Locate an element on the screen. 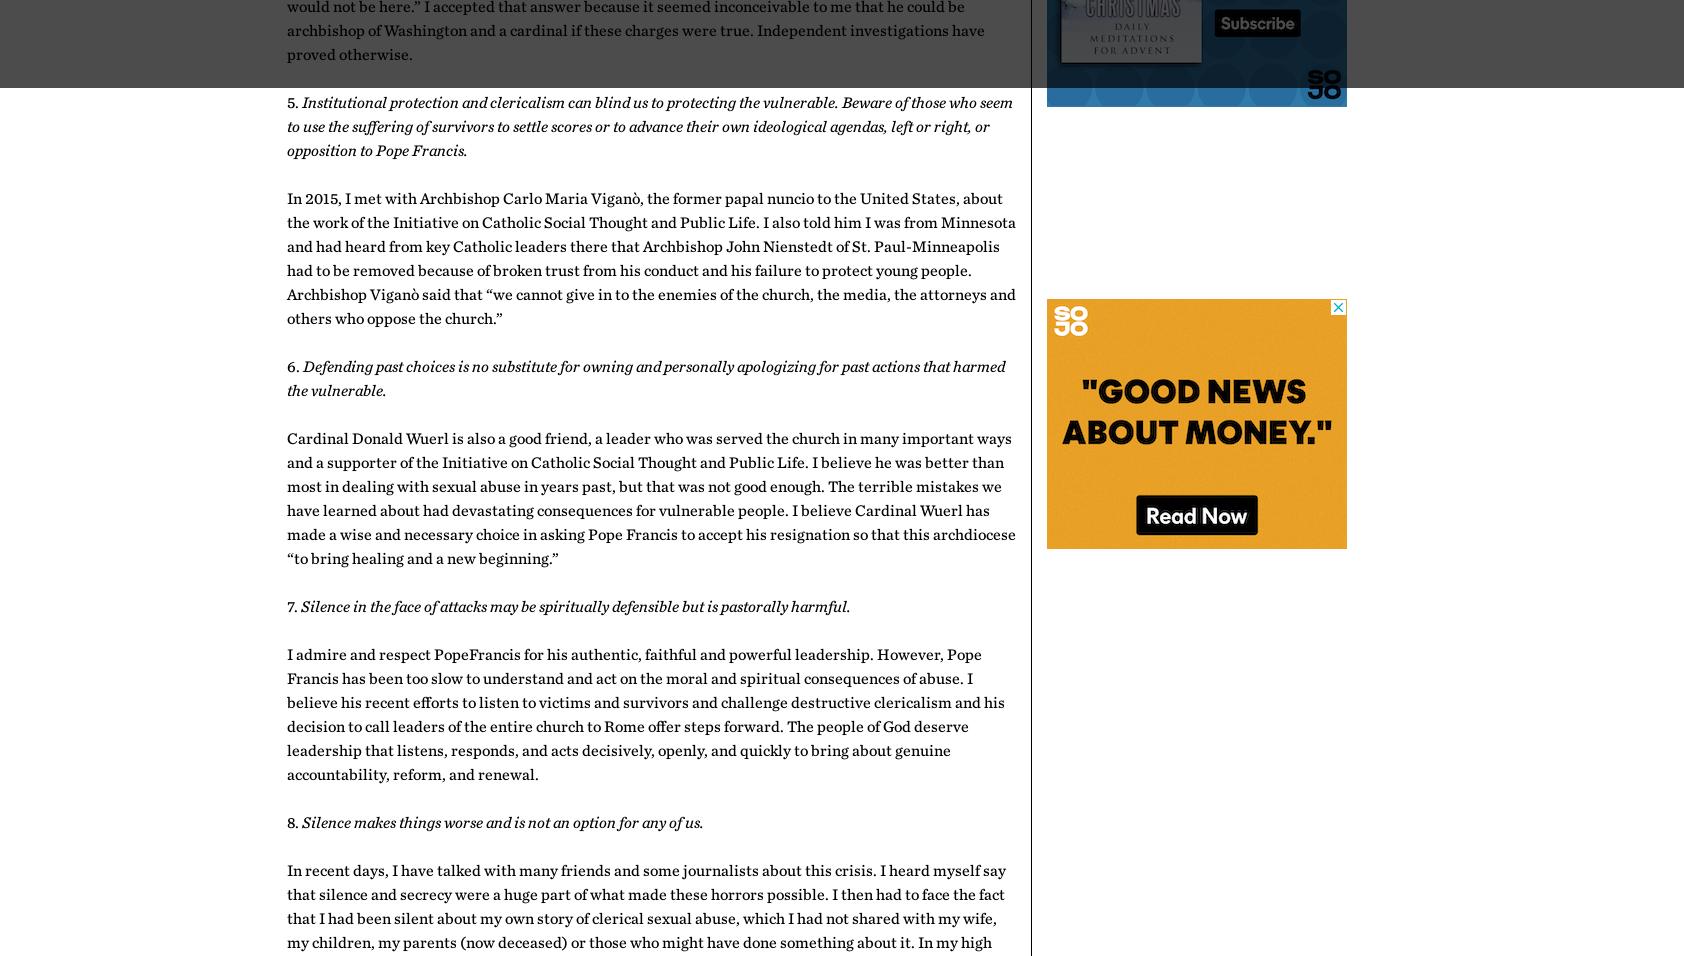 This screenshot has height=956, width=1684. 'Defending past choices is no substitute for owning and personally apologizing for past actions that harmed the vulnerable.' is located at coordinates (645, 378).